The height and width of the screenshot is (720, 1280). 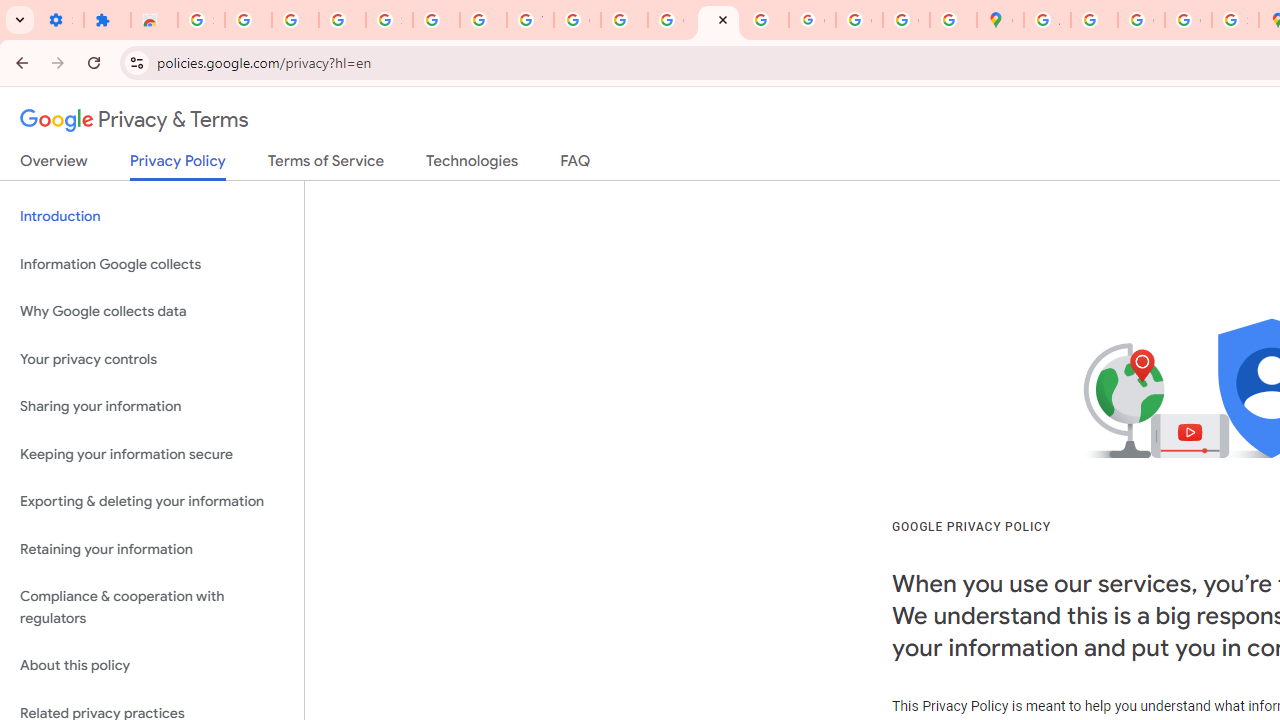 What do you see at coordinates (60, 20) in the screenshot?
I see `'Settings - On startup'` at bounding box center [60, 20].